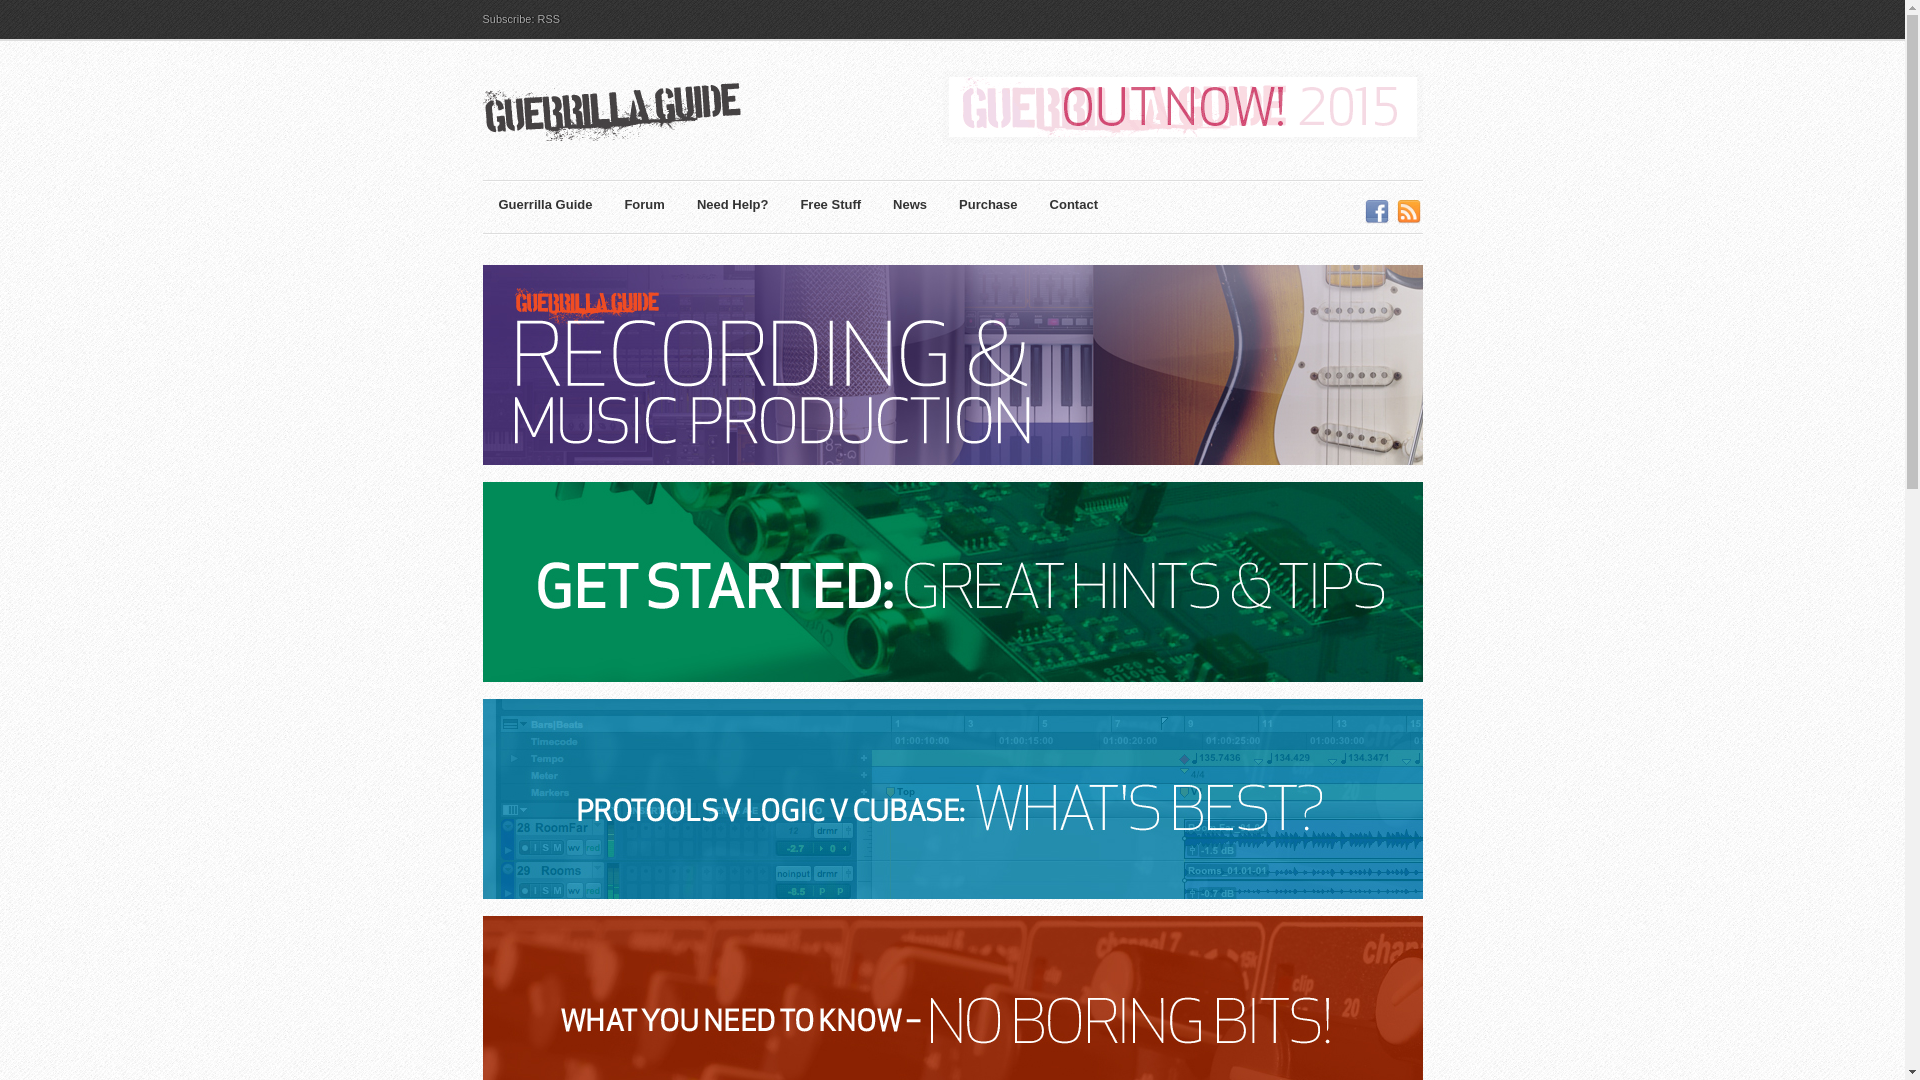 This screenshot has width=1920, height=1080. Describe the element at coordinates (1376, 212) in the screenshot. I see `'Facebook'` at that location.